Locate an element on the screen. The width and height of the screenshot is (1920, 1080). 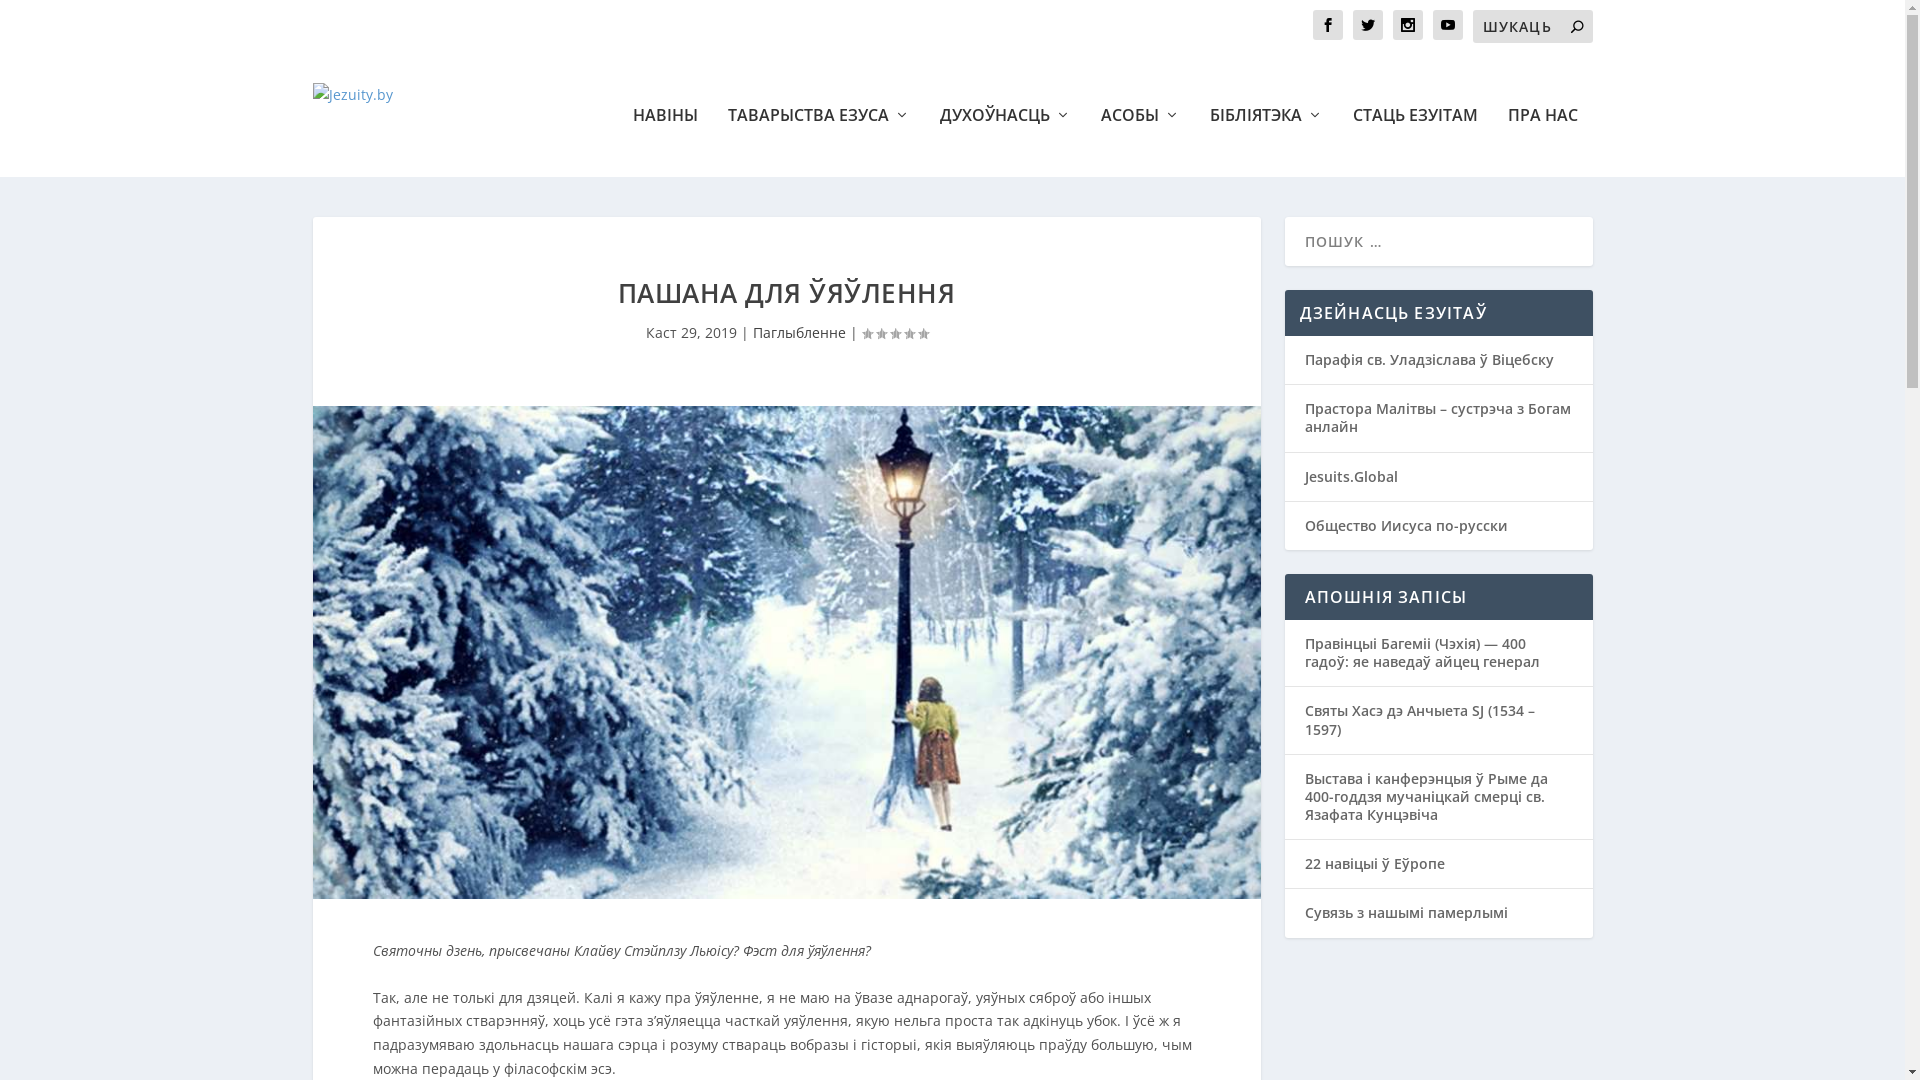
'Rating: 0.00' is located at coordinates (862, 332).